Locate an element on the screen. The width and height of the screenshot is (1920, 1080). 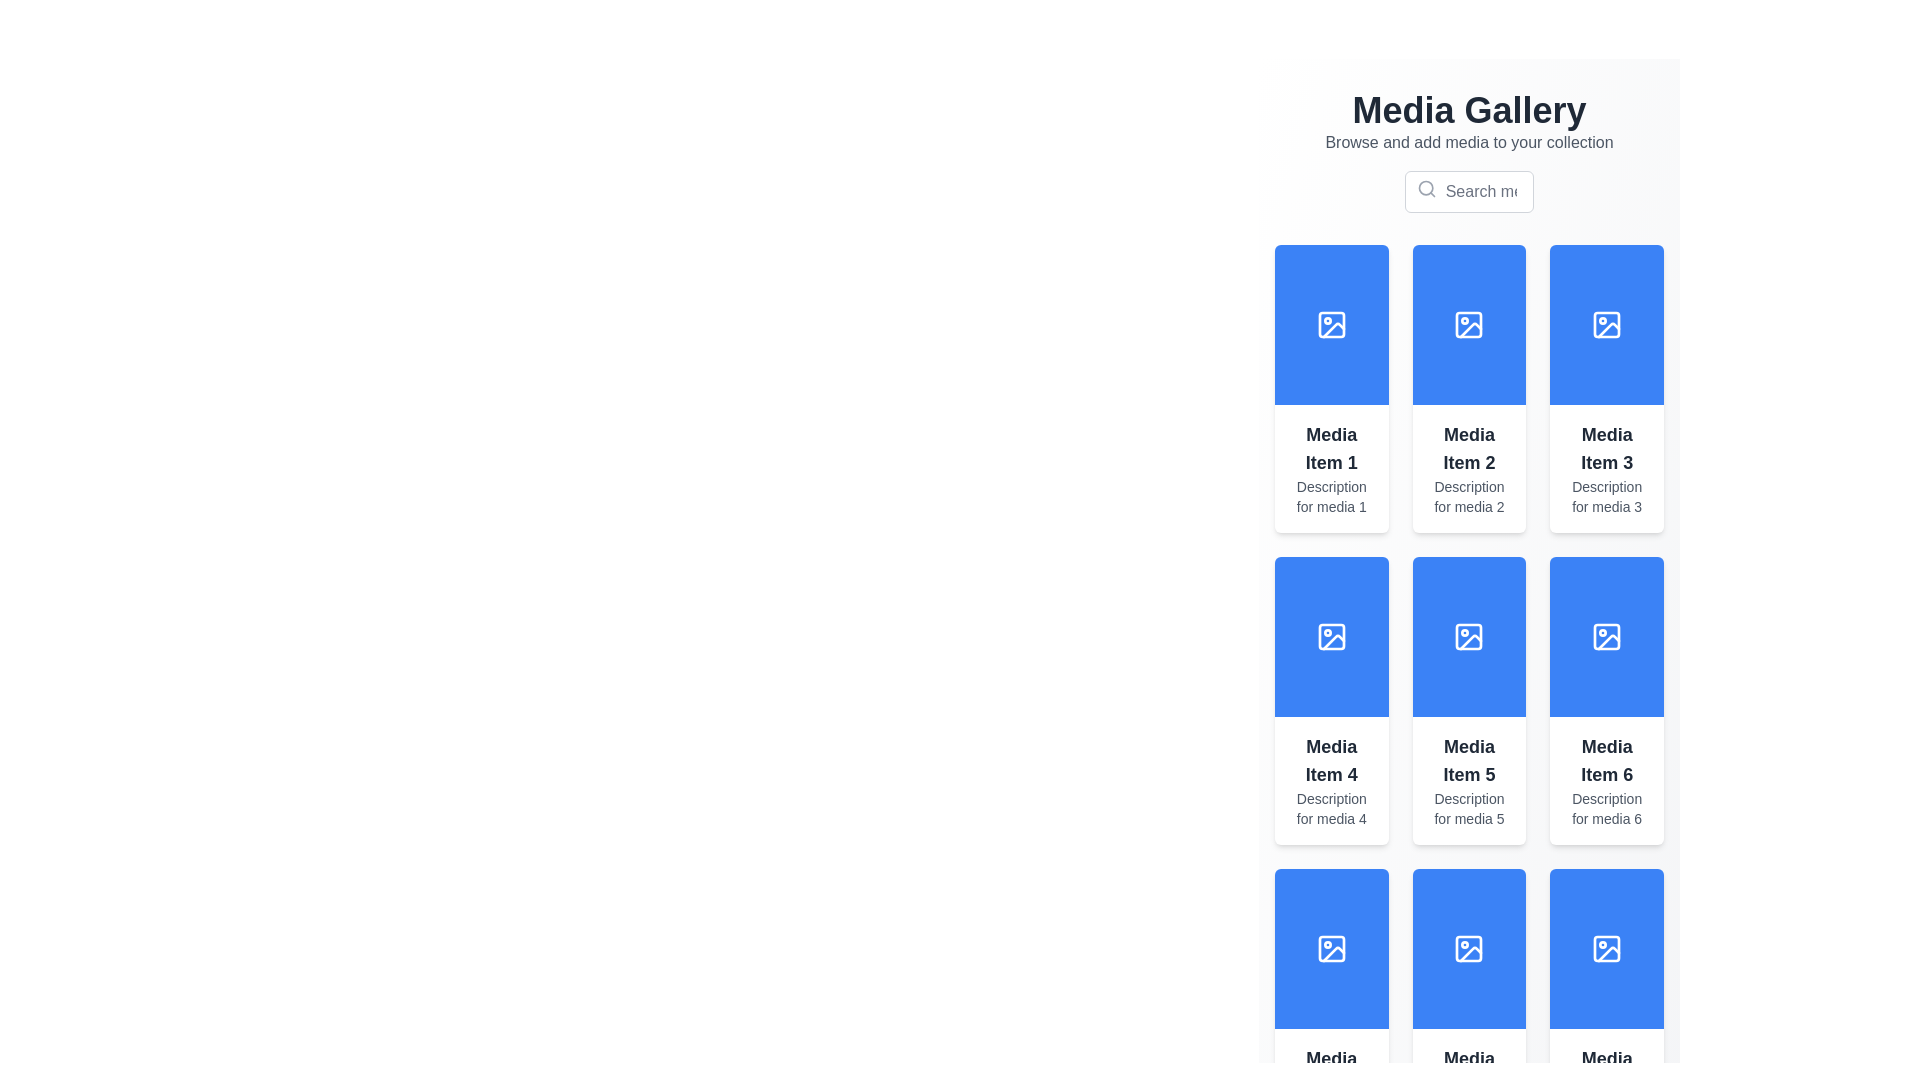
the static text label providing additional information for 'Media Item 2', located directly below the heading in the second card of the grid layout is located at coordinates (1469, 496).